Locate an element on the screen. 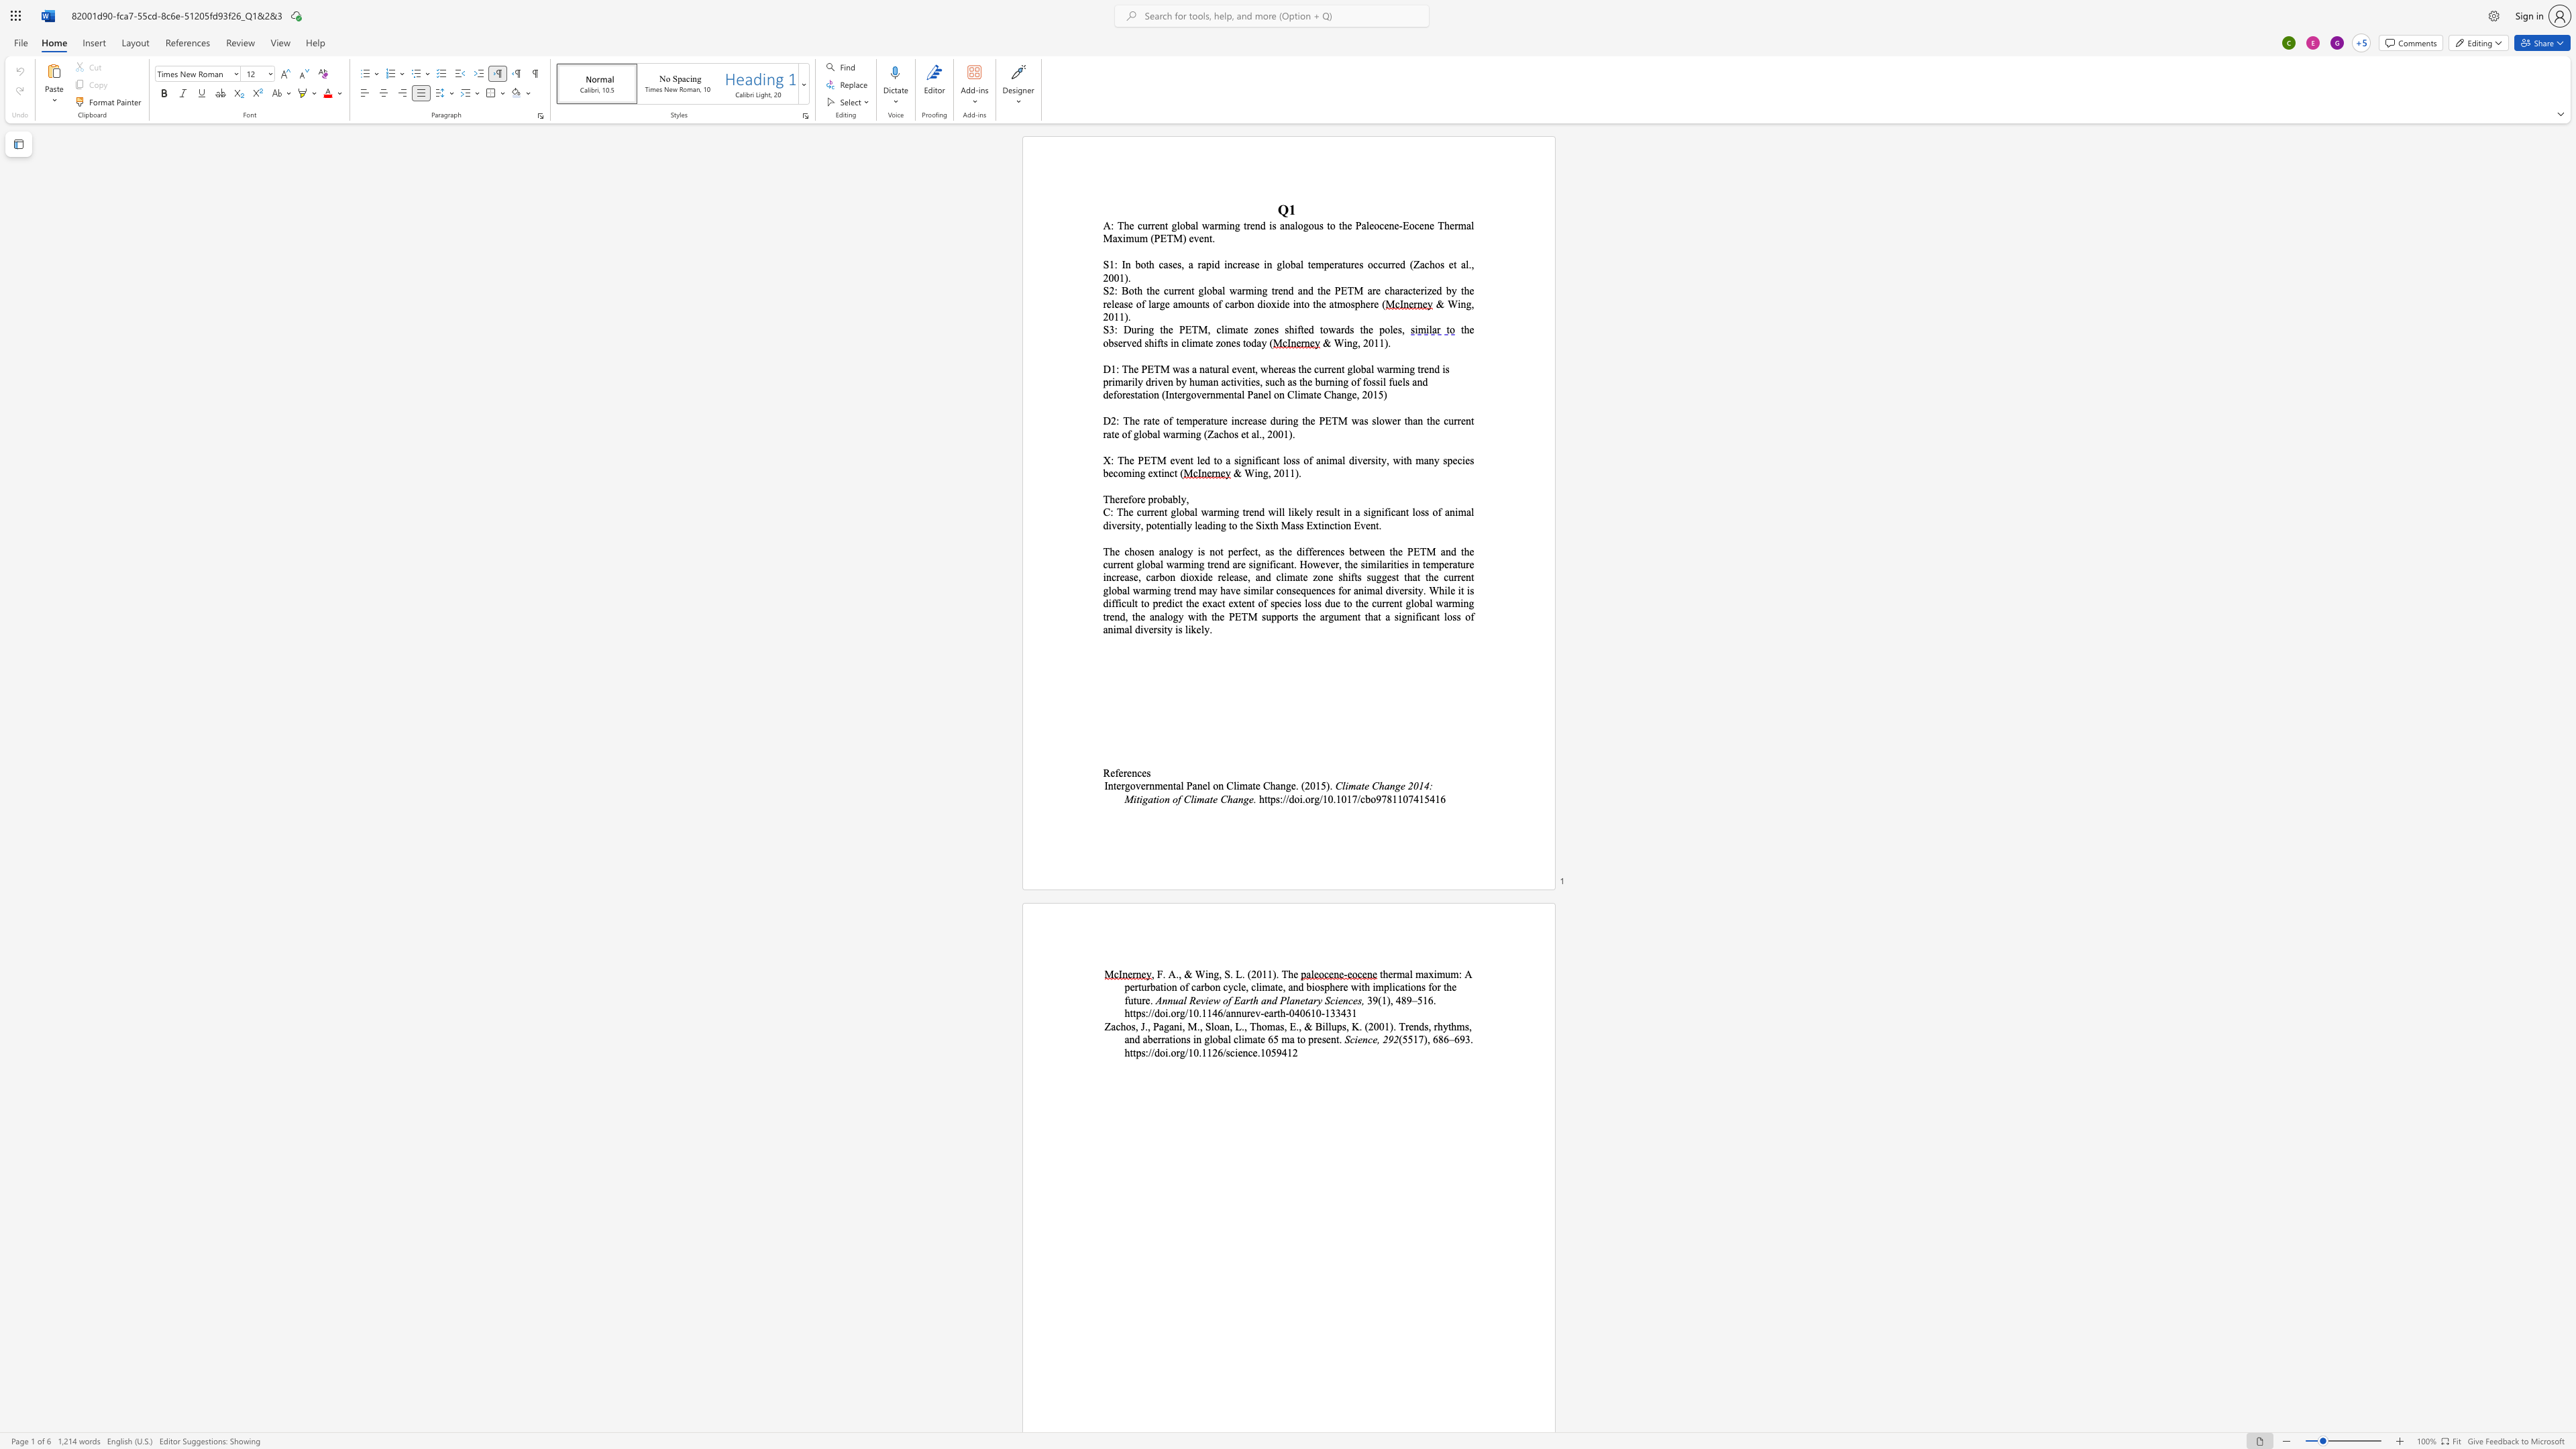  the 2th character "l" in the text is located at coordinates (1223, 290).